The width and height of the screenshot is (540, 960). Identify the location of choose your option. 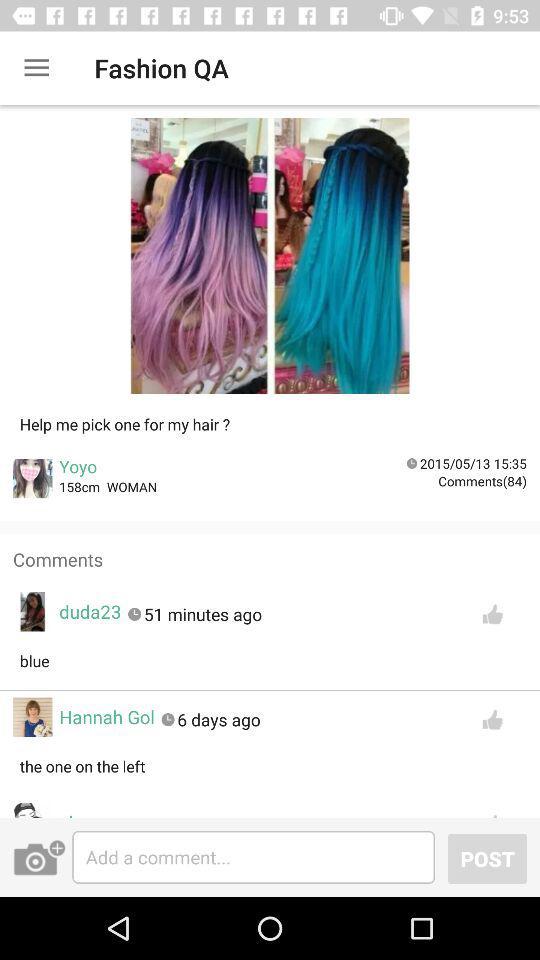
(270, 261).